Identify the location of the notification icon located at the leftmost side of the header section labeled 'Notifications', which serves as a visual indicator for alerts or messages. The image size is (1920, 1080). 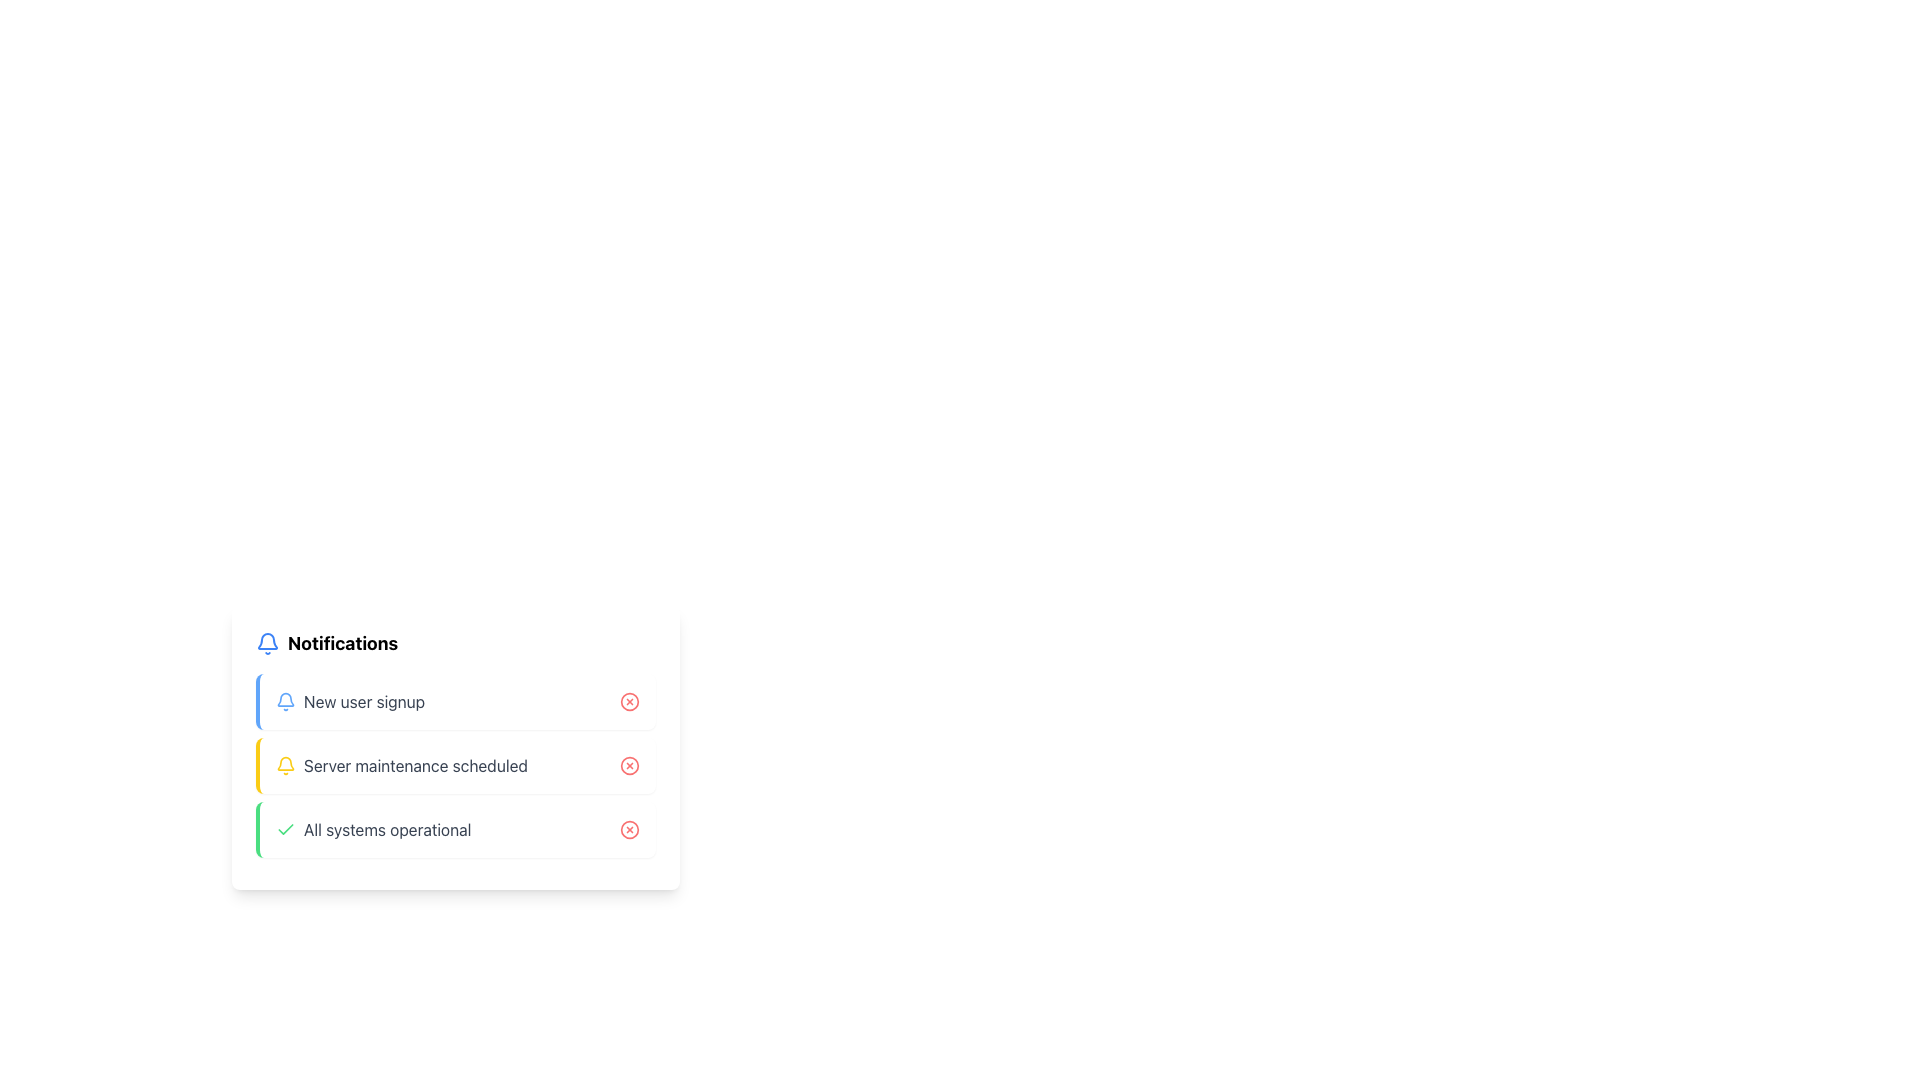
(267, 644).